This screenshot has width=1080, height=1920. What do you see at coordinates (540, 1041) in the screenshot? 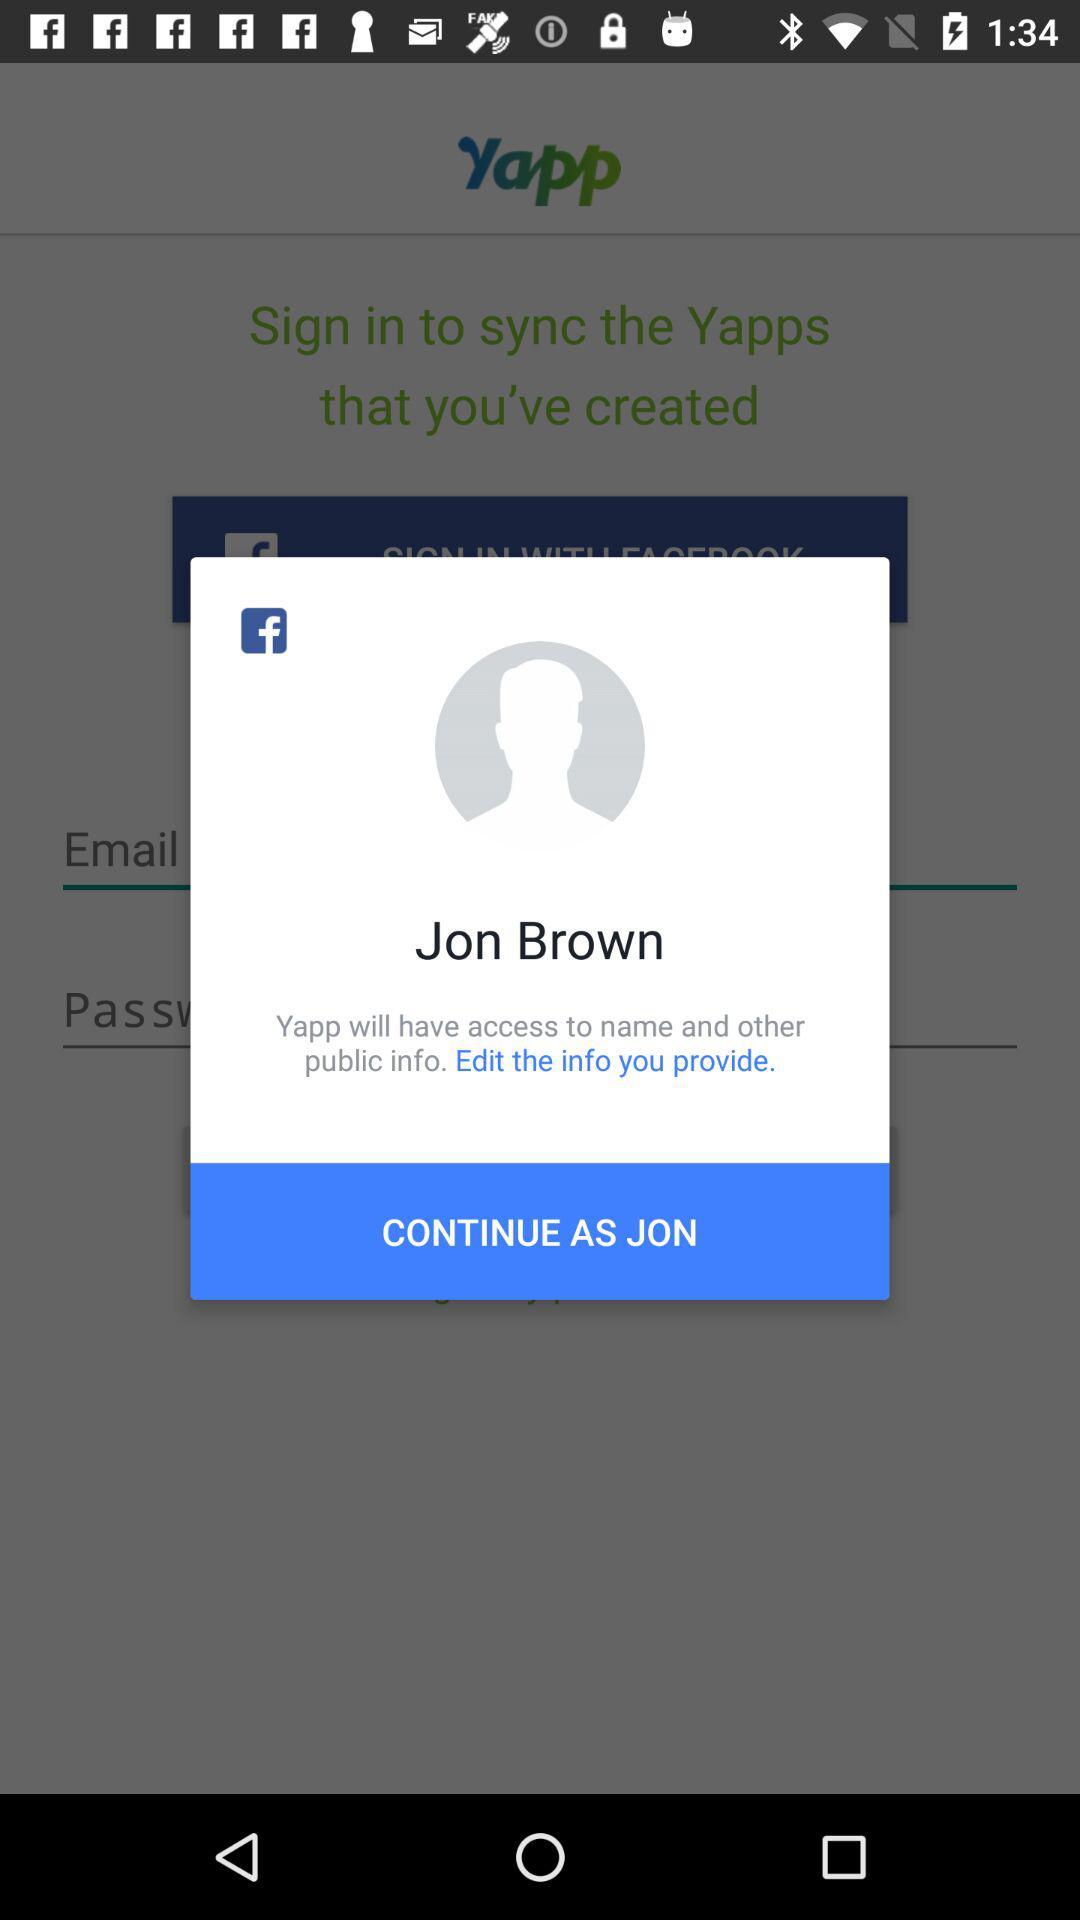
I see `item below jon brown icon` at bounding box center [540, 1041].